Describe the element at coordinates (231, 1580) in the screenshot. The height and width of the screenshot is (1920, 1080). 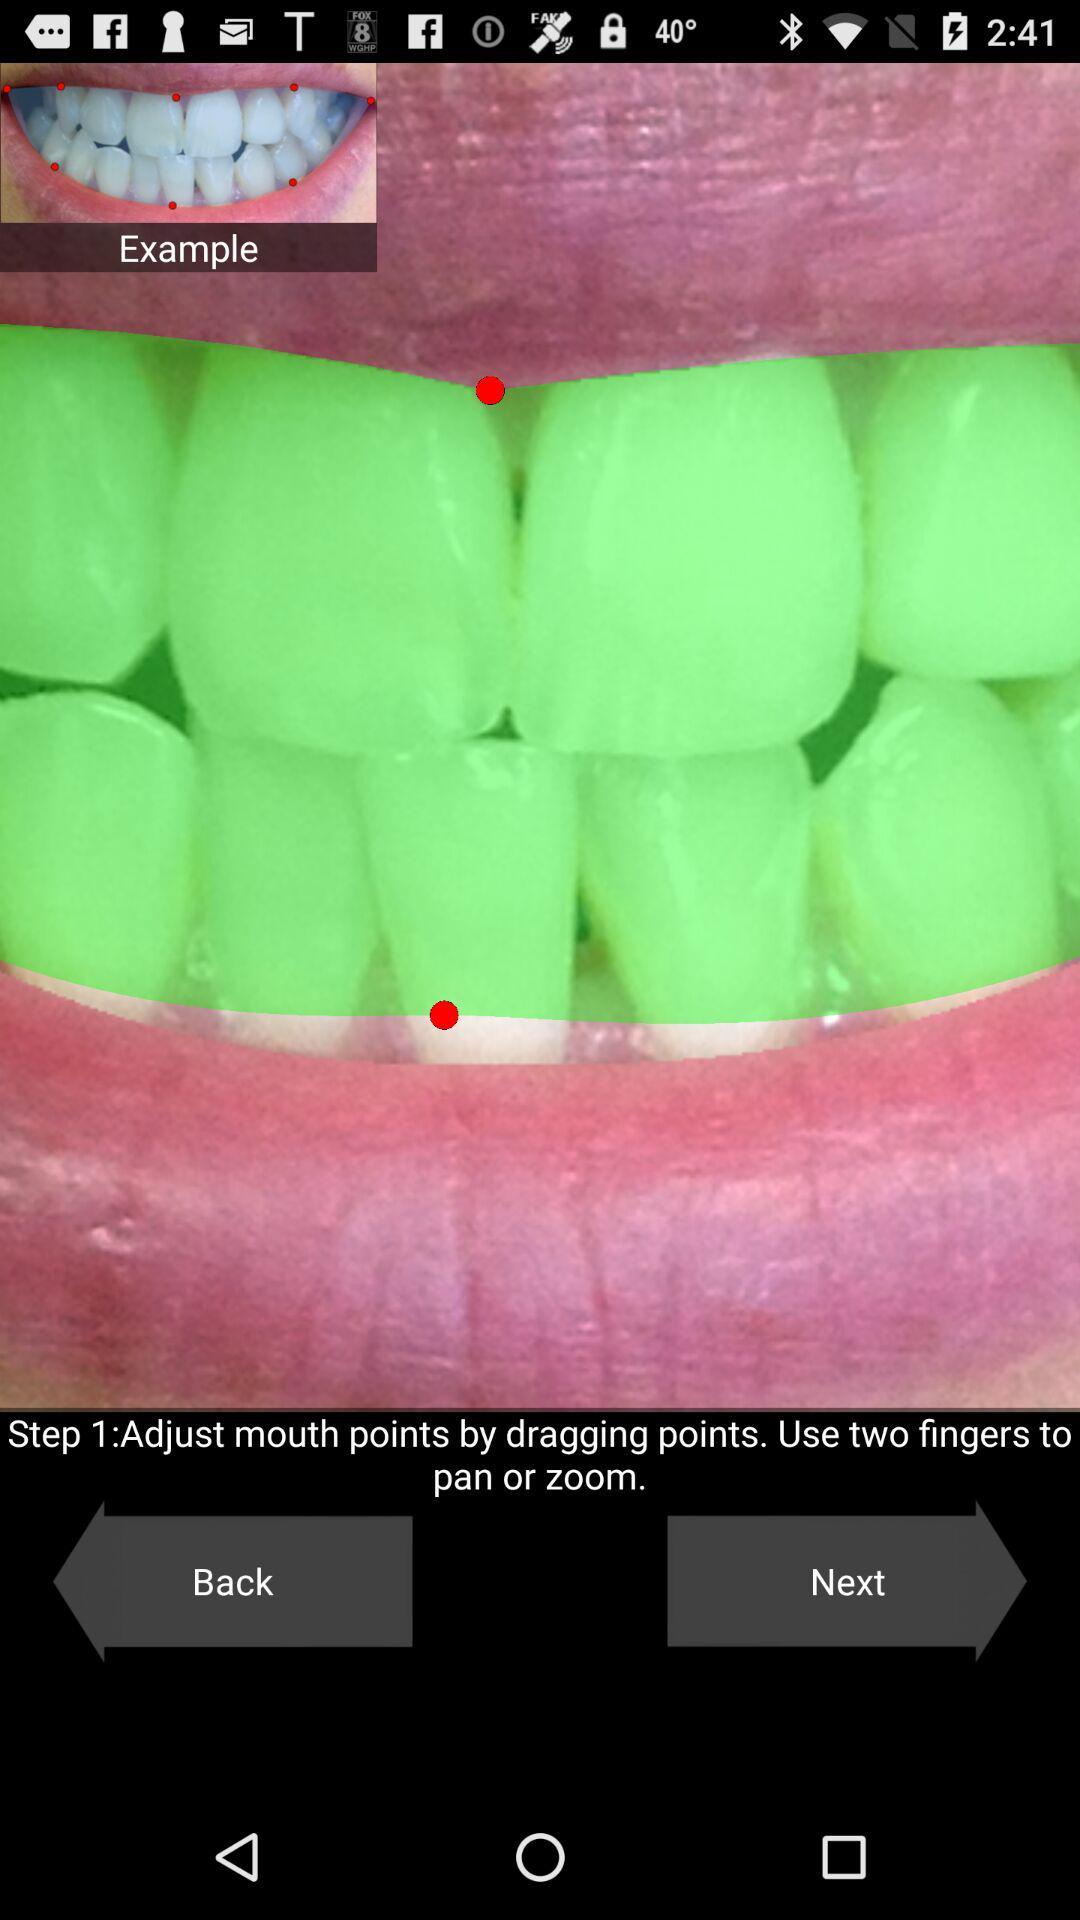
I see `item to the left of the next` at that location.